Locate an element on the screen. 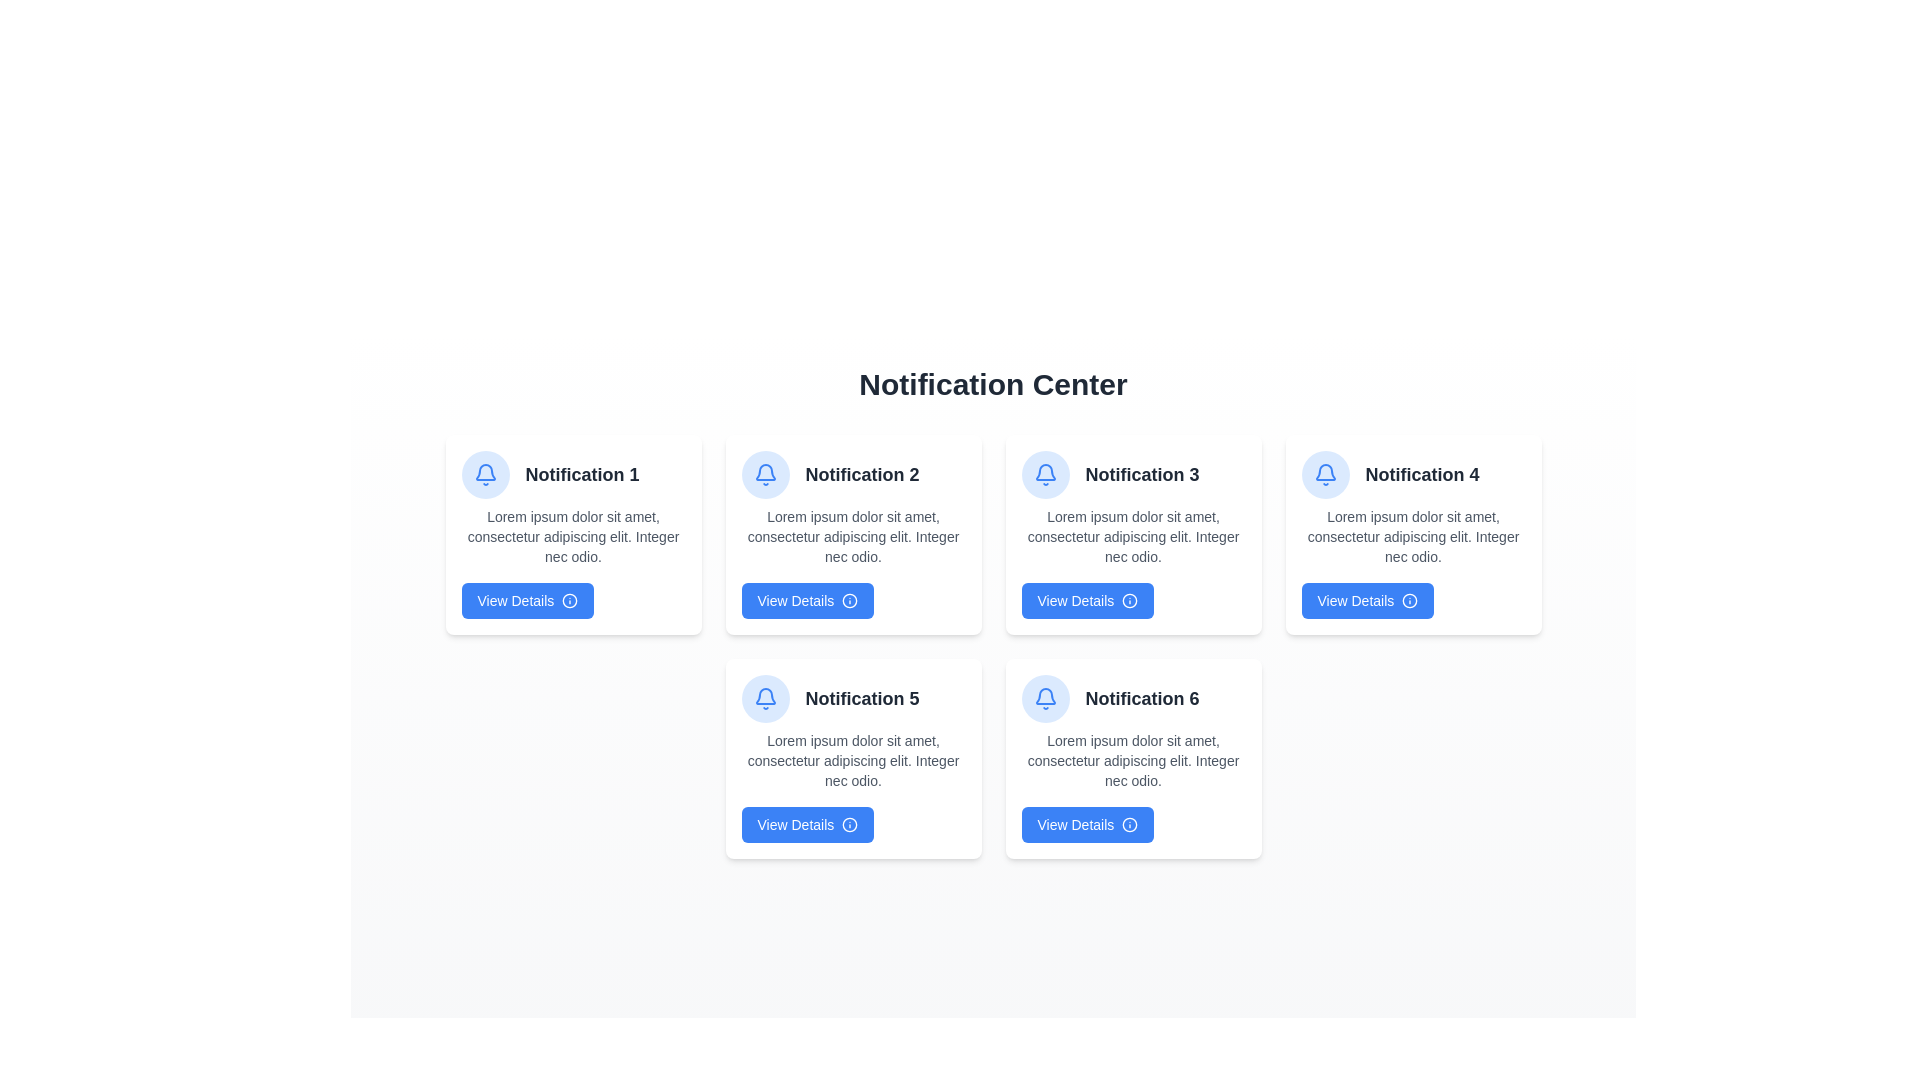  the Notification header element that contains a blue-tinted circular background with a bell icon and the text 'Notification 5' is located at coordinates (853, 697).